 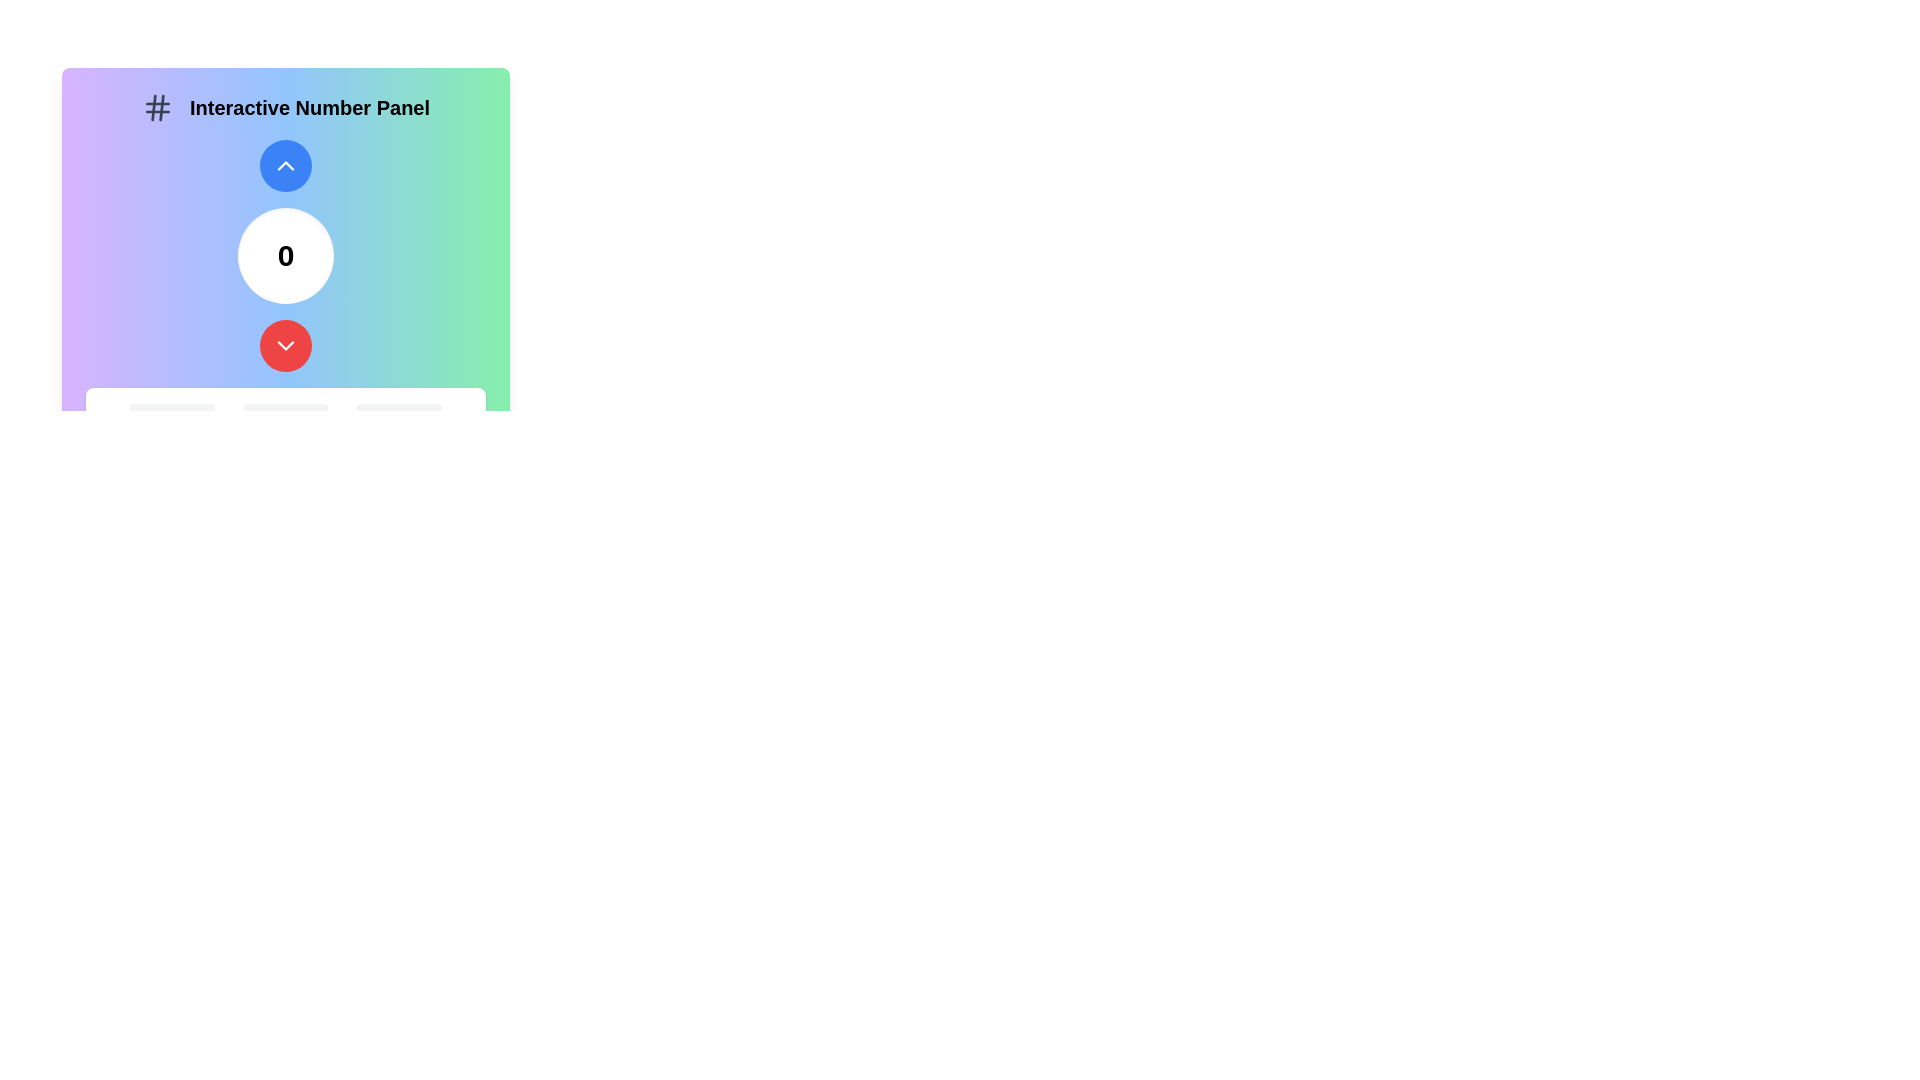 I want to click on the selectable button representing 'Option 3', so click(x=399, y=420).